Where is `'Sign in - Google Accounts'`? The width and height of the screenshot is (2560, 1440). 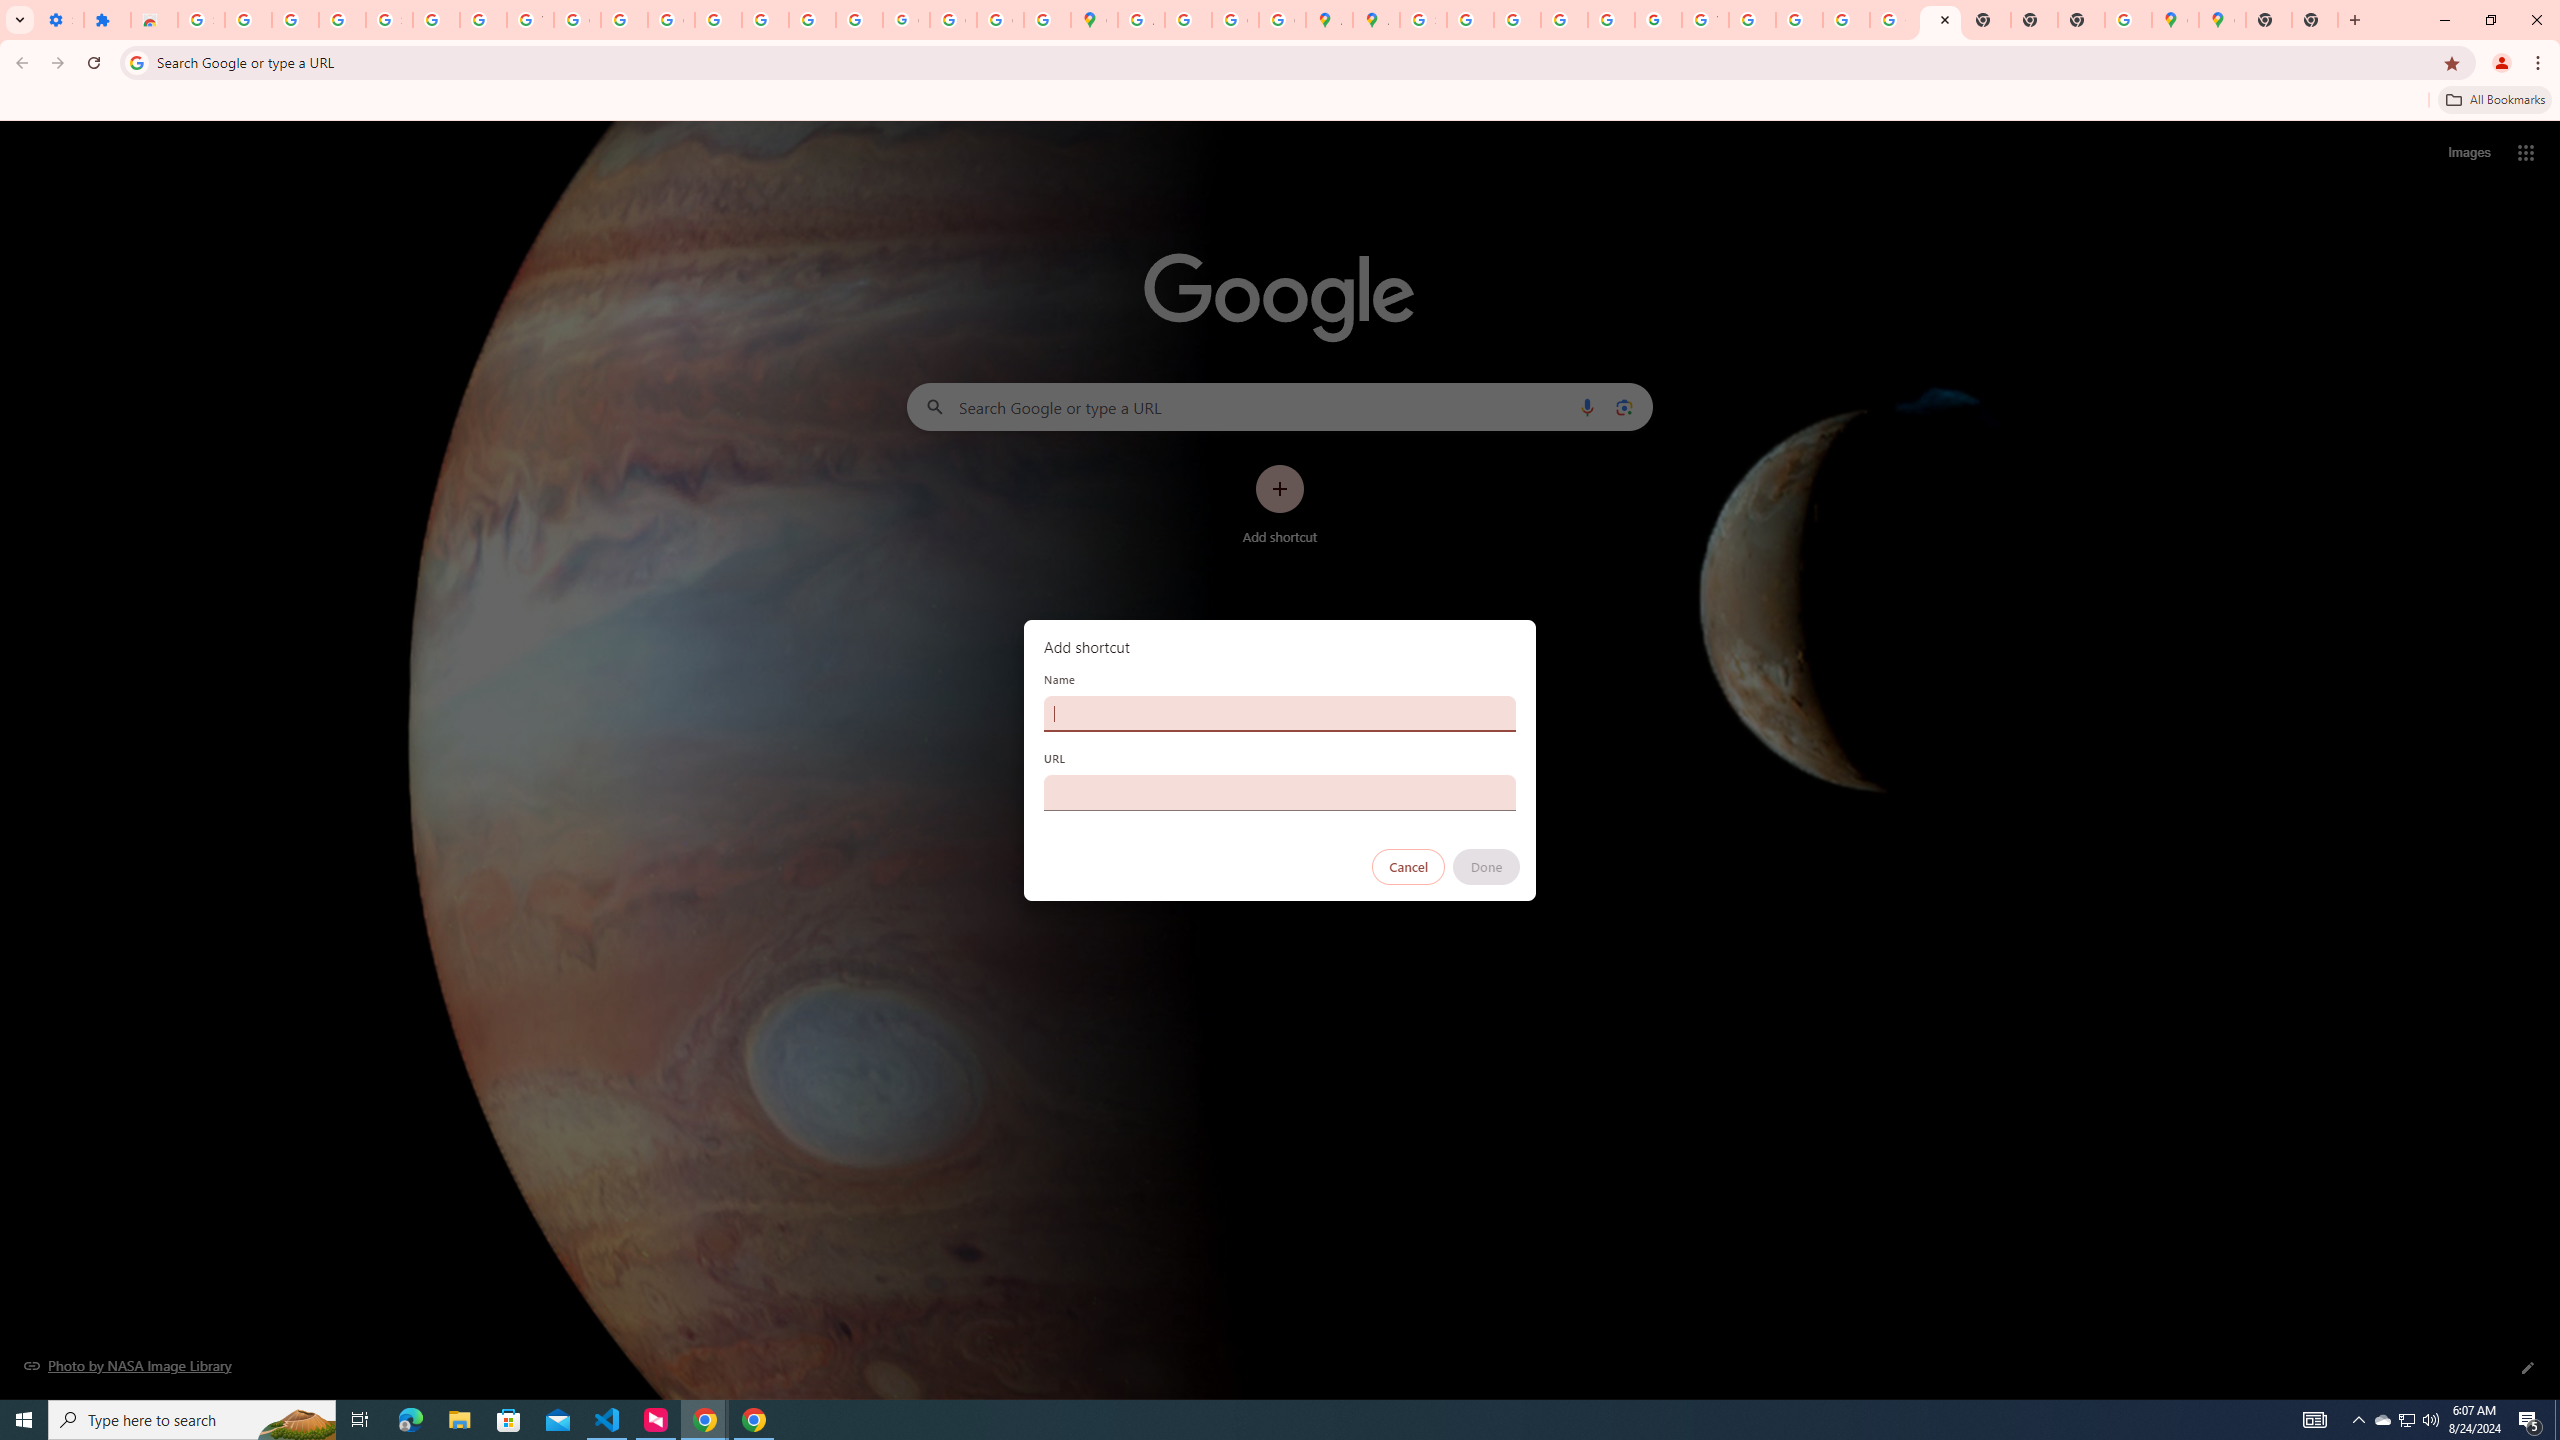
'Sign in - Google Accounts' is located at coordinates (199, 19).